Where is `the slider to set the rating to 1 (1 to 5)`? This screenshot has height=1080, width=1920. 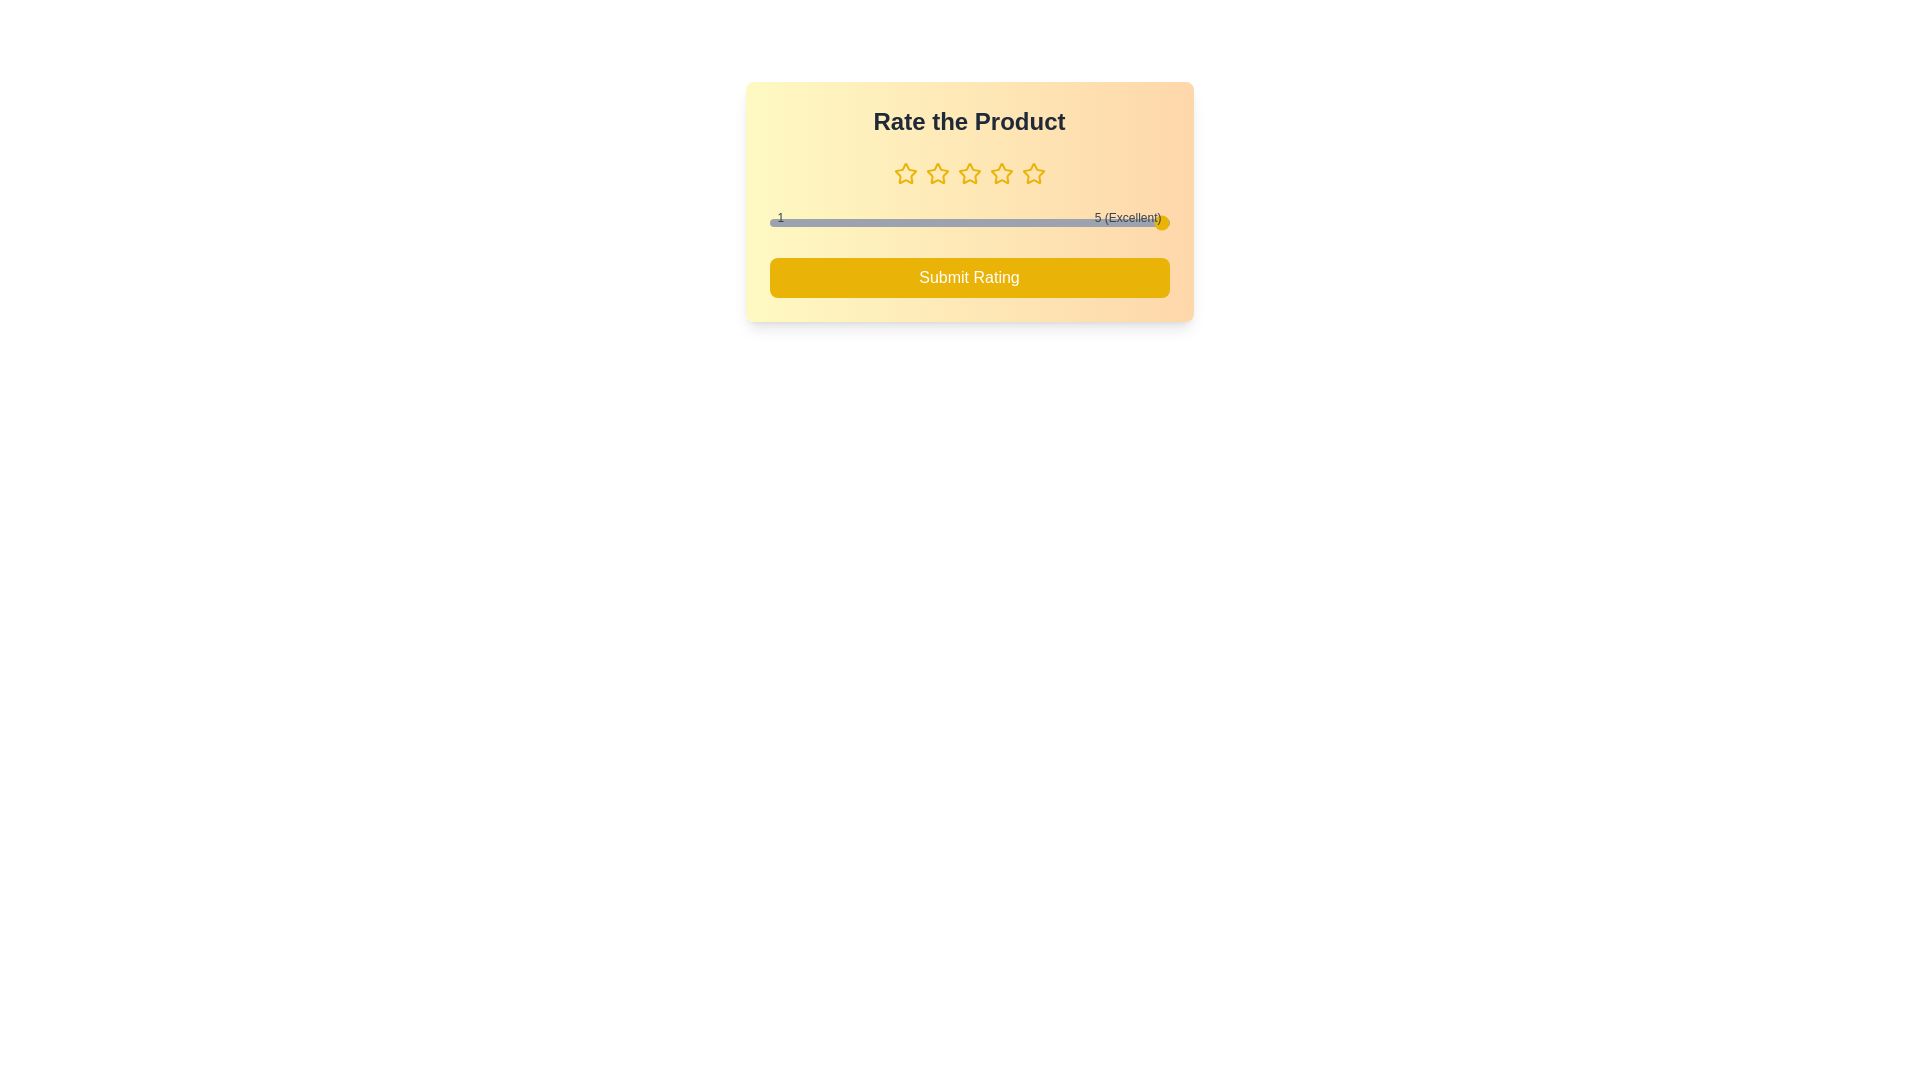 the slider to set the rating to 1 (1 to 5) is located at coordinates (768, 223).